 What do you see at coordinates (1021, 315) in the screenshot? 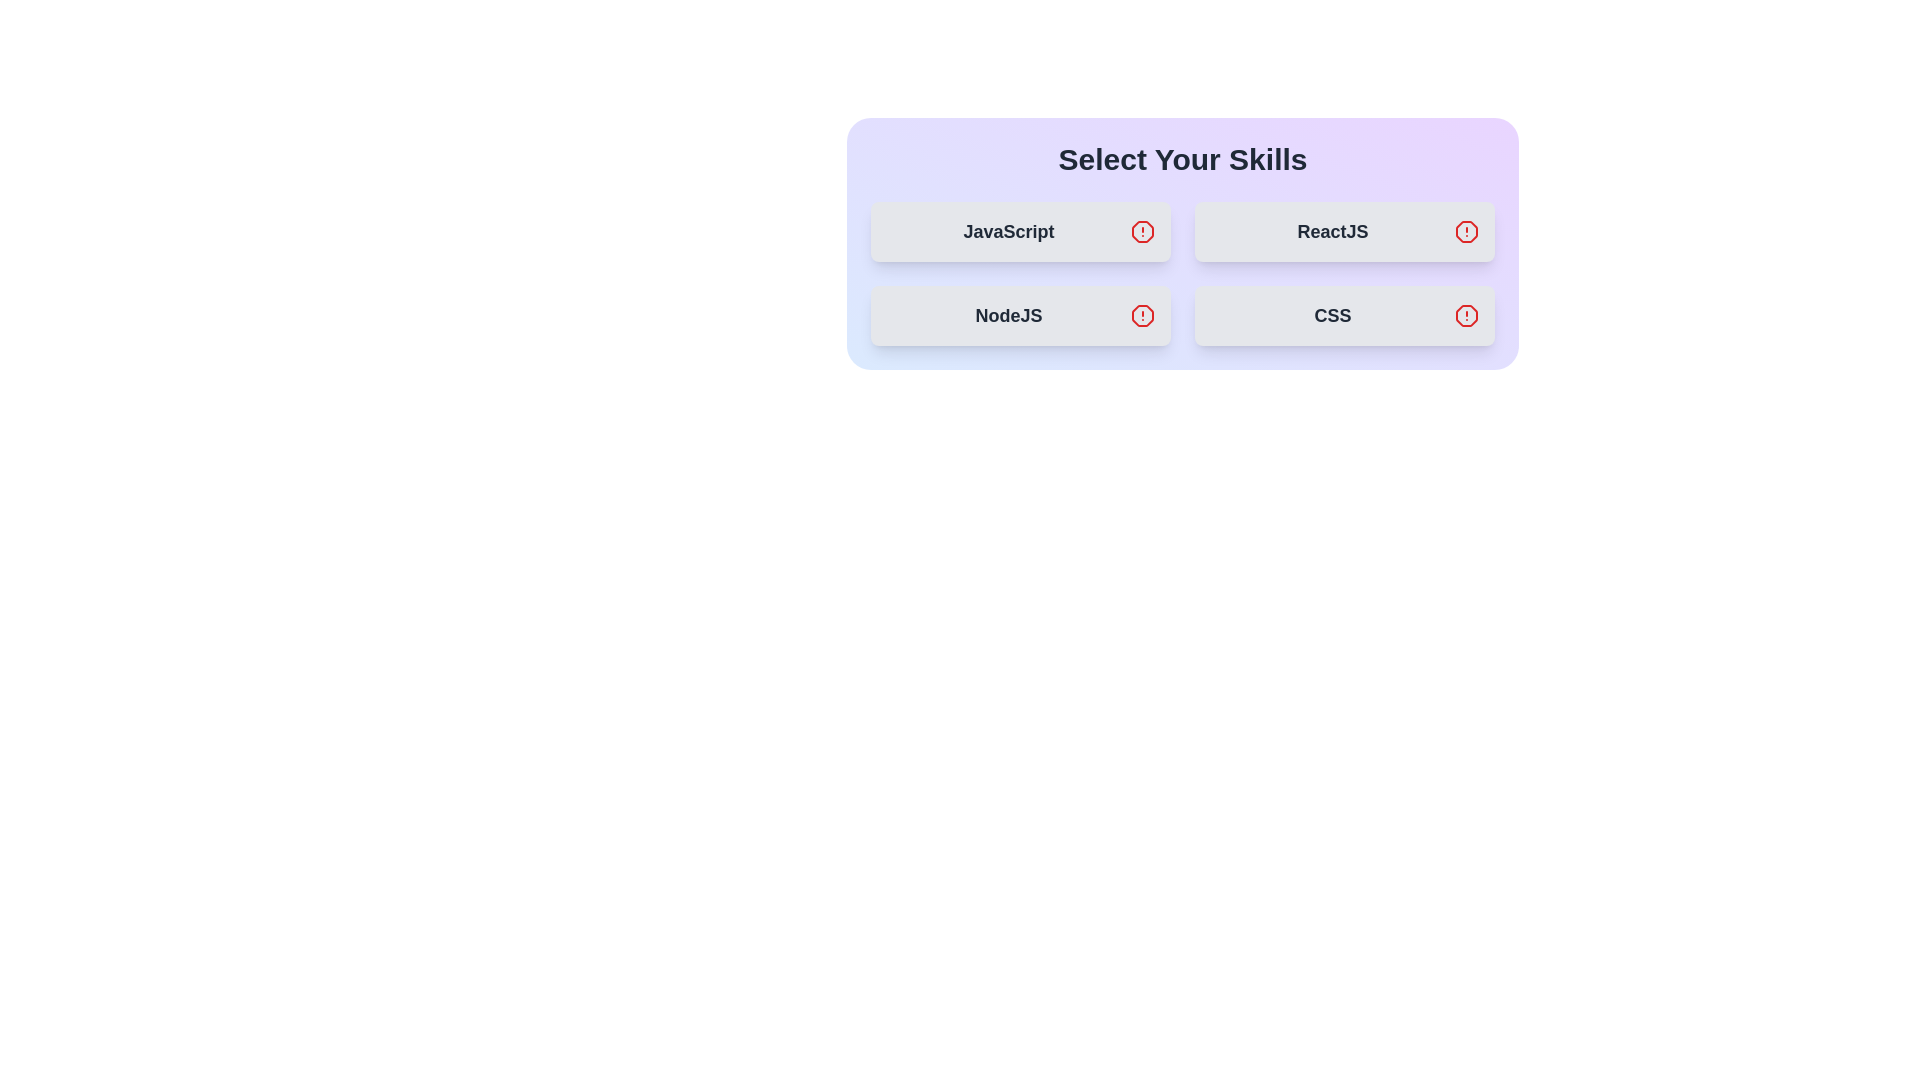
I see `the skill item NodeJS` at bounding box center [1021, 315].